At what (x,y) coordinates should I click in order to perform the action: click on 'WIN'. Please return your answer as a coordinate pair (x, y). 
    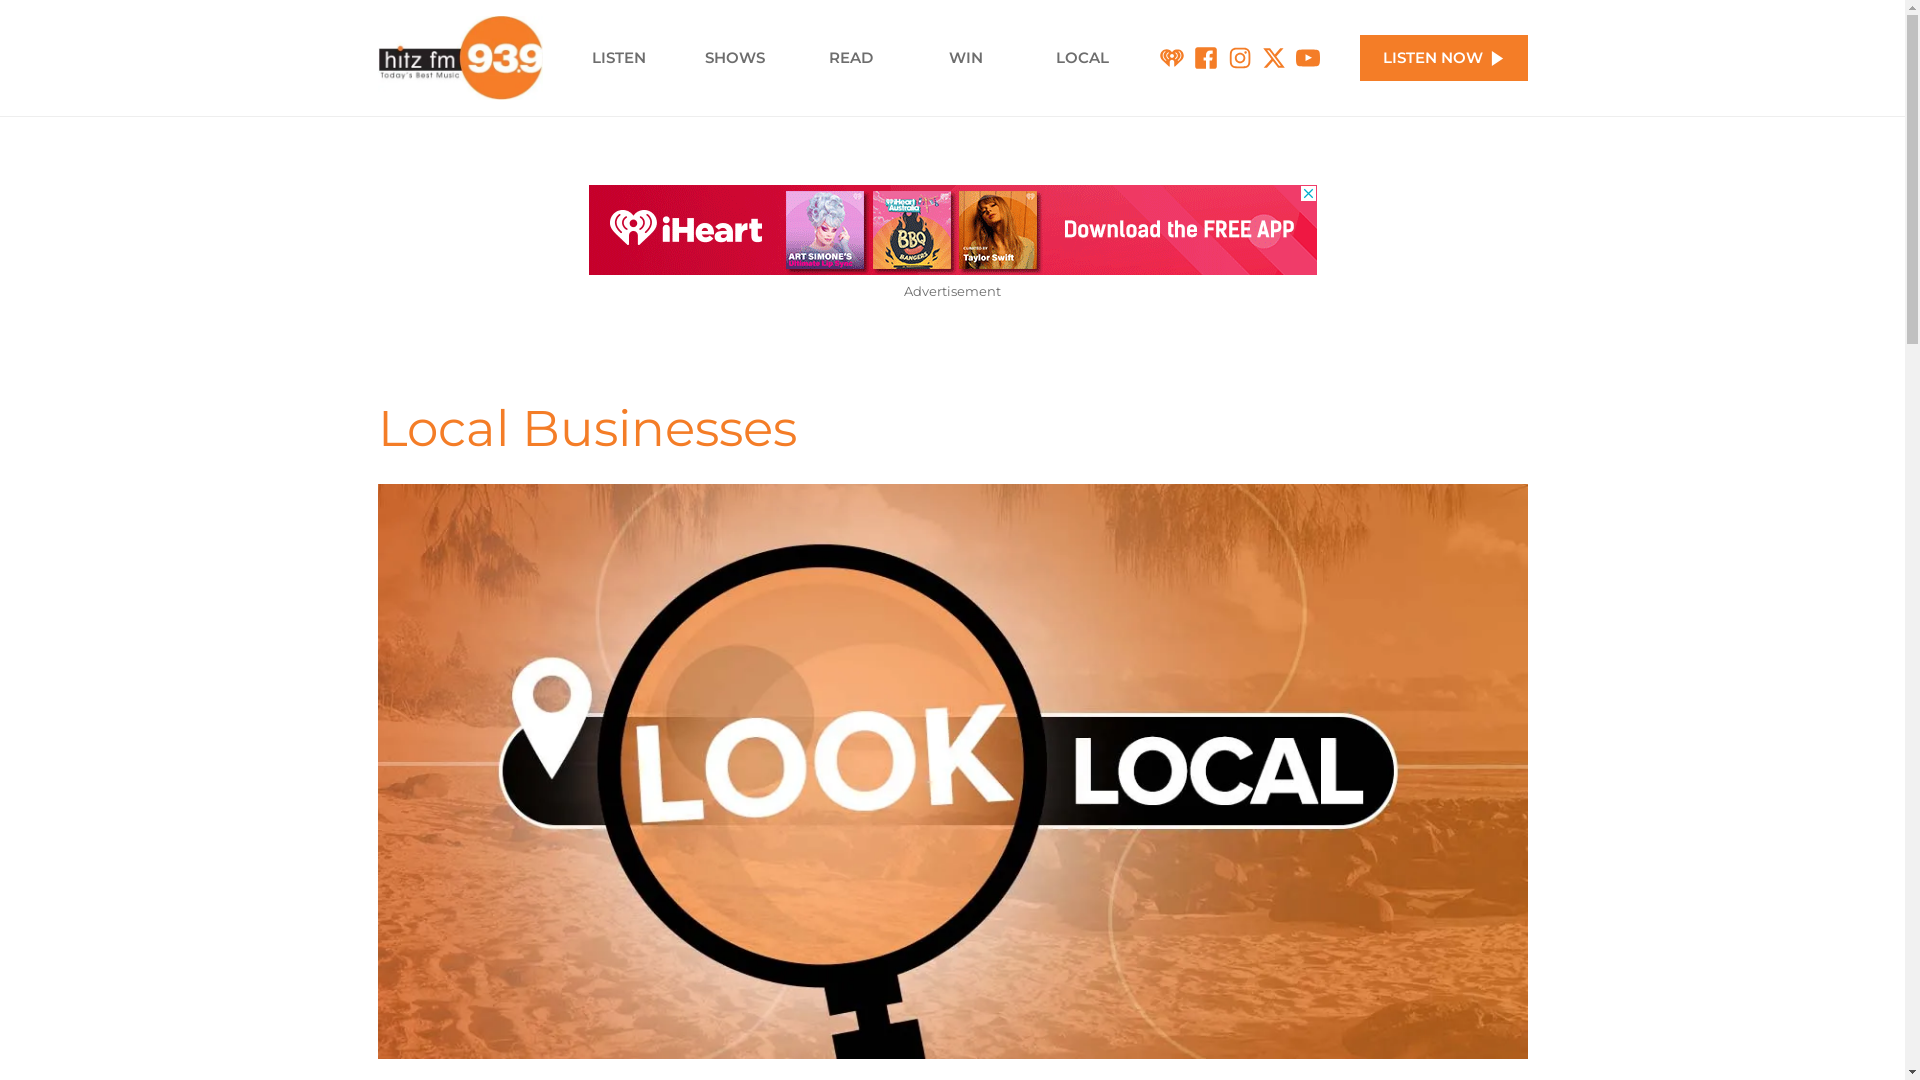
    Looking at the image, I should click on (966, 56).